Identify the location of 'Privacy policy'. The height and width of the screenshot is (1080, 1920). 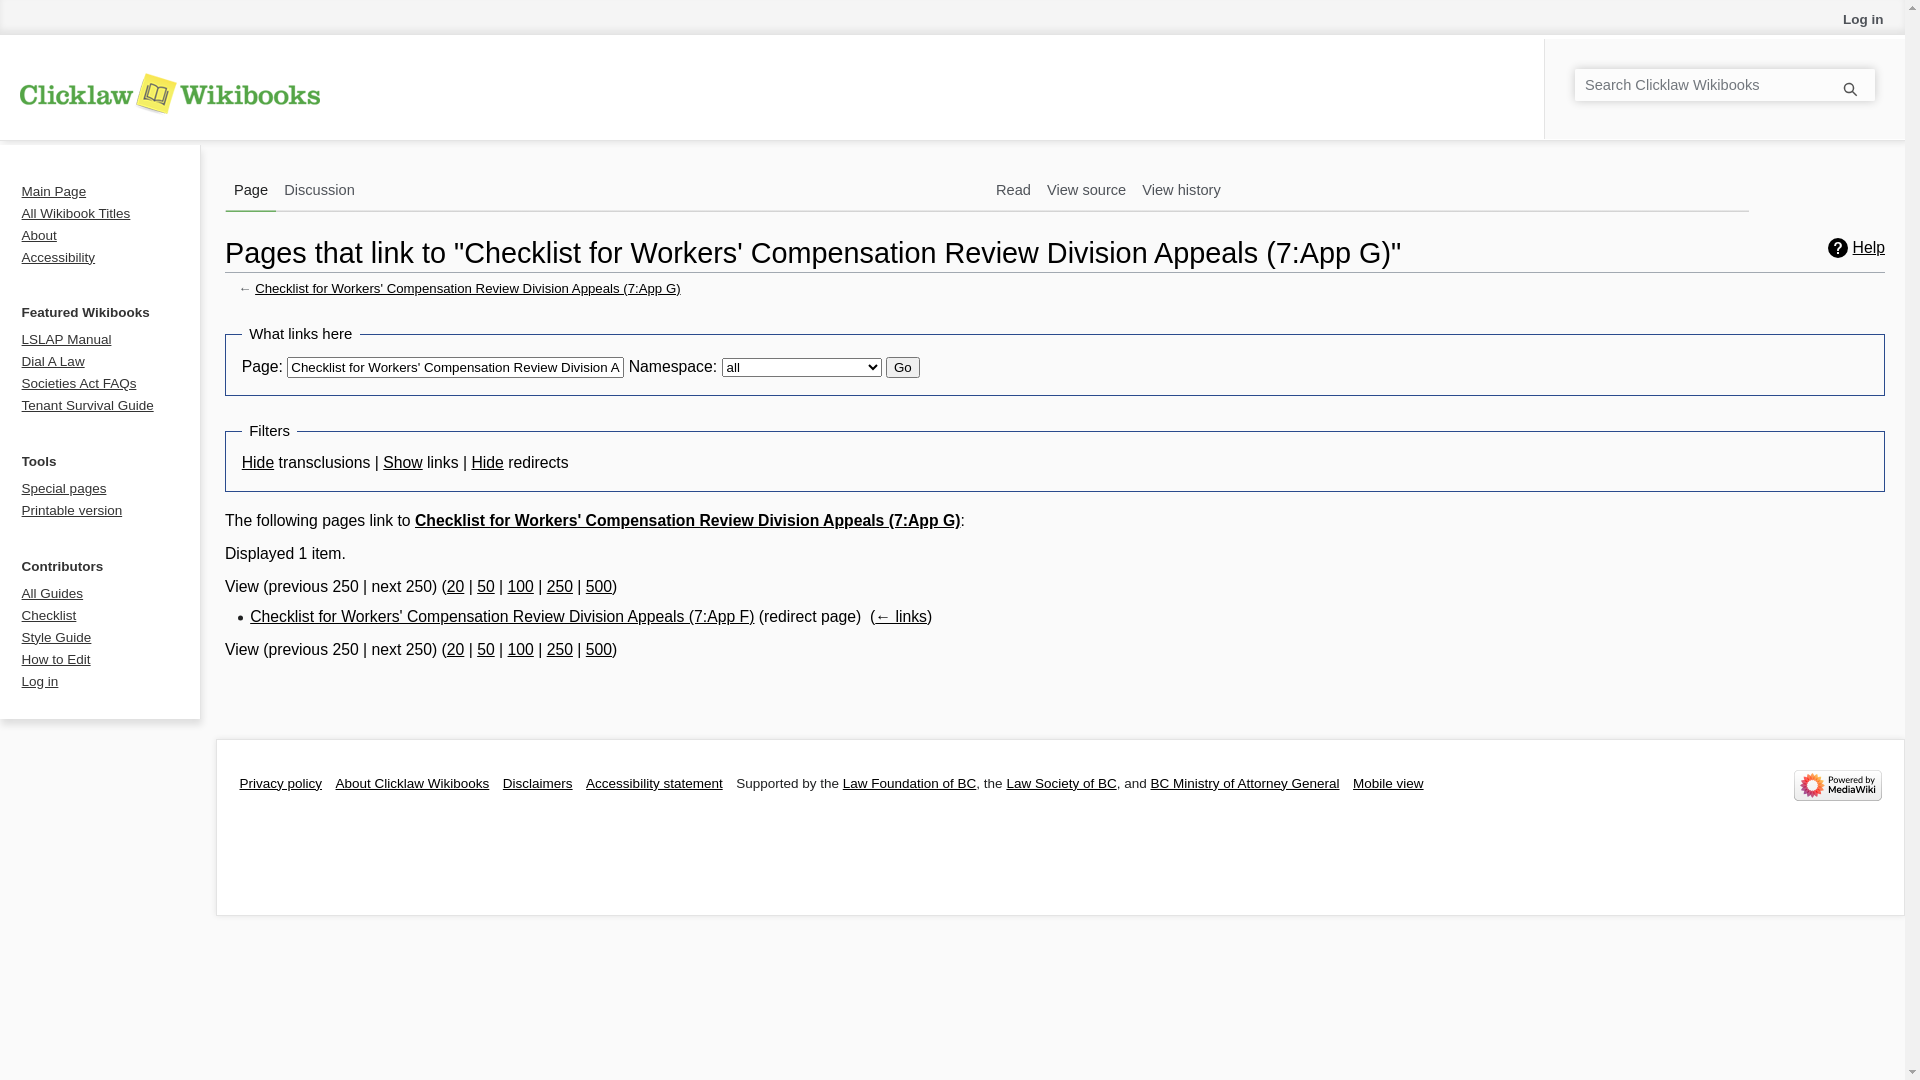
(280, 782).